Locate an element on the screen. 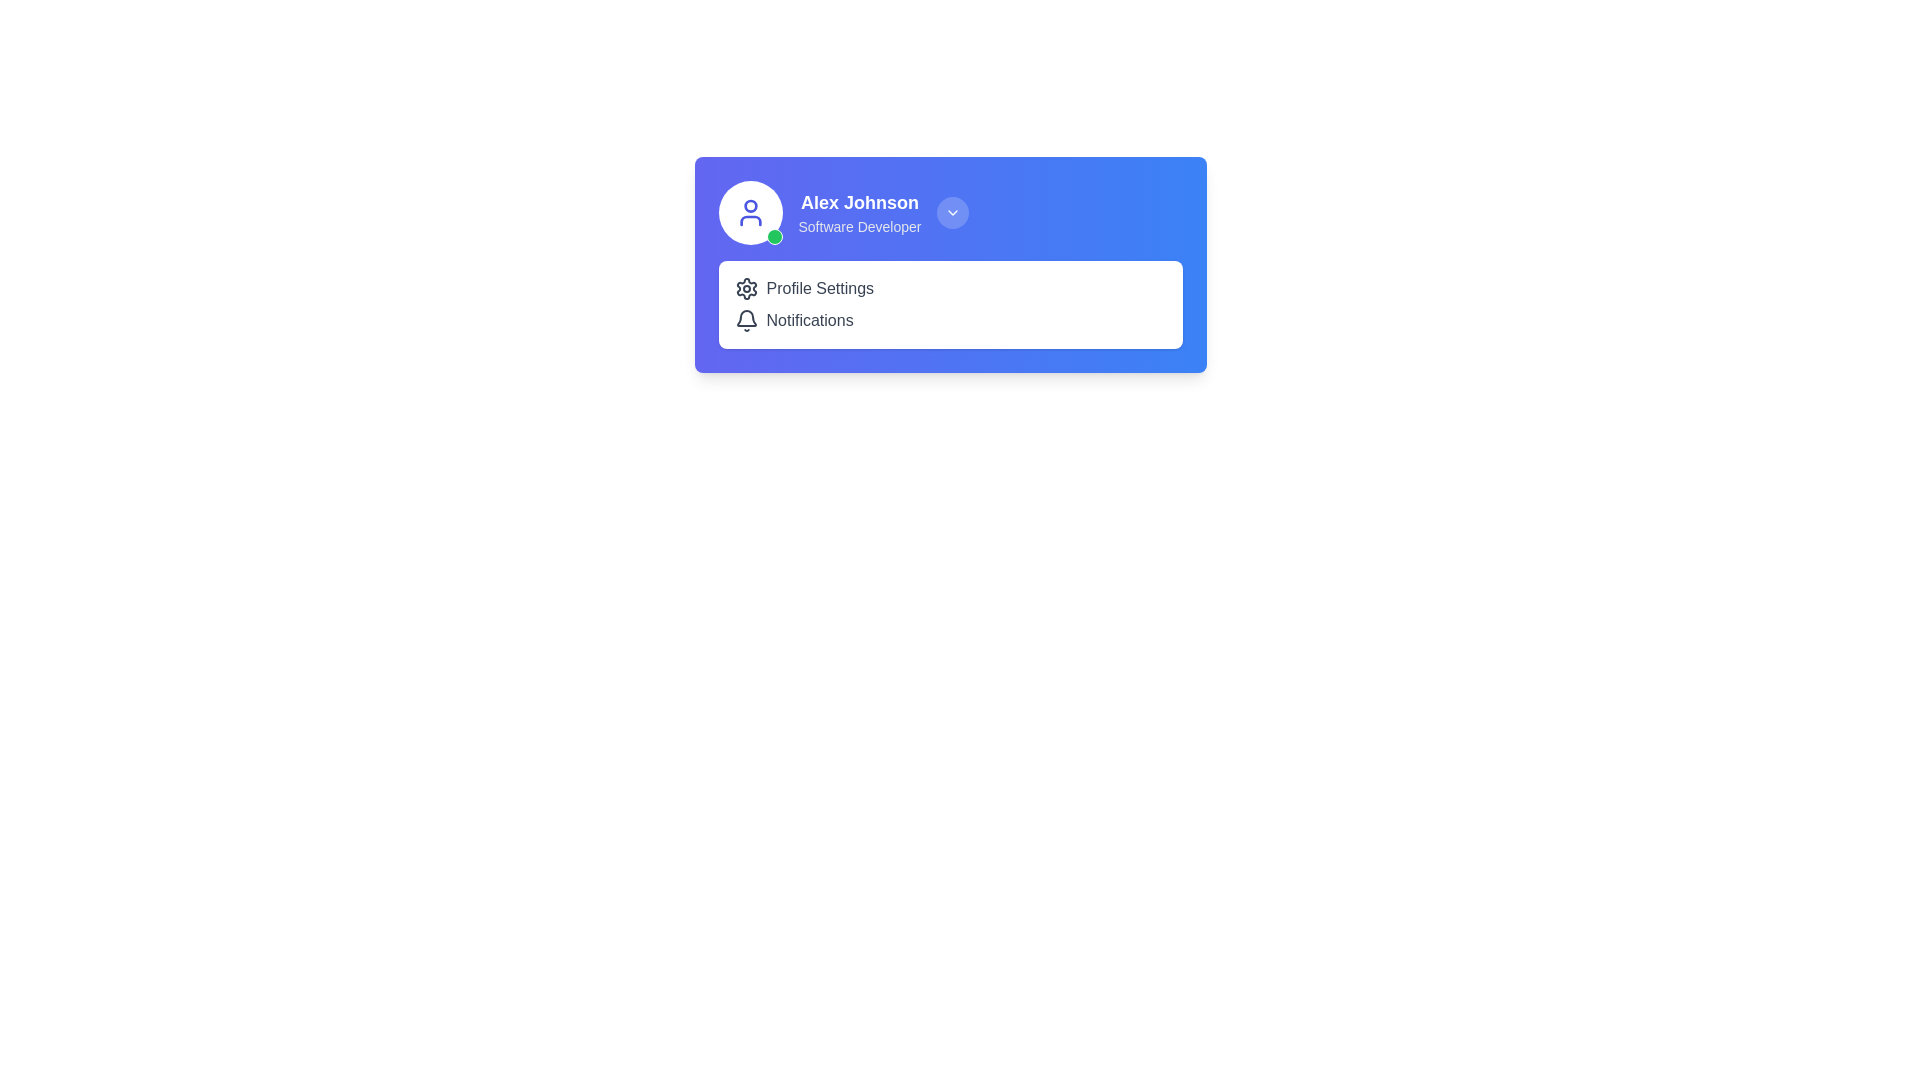 This screenshot has width=1920, height=1080. the text label that reads 'Alex Johnson', which is prominently displayed in a bold, large white font against a blue background, within the user profile section at the top-right of the interface is located at coordinates (859, 203).